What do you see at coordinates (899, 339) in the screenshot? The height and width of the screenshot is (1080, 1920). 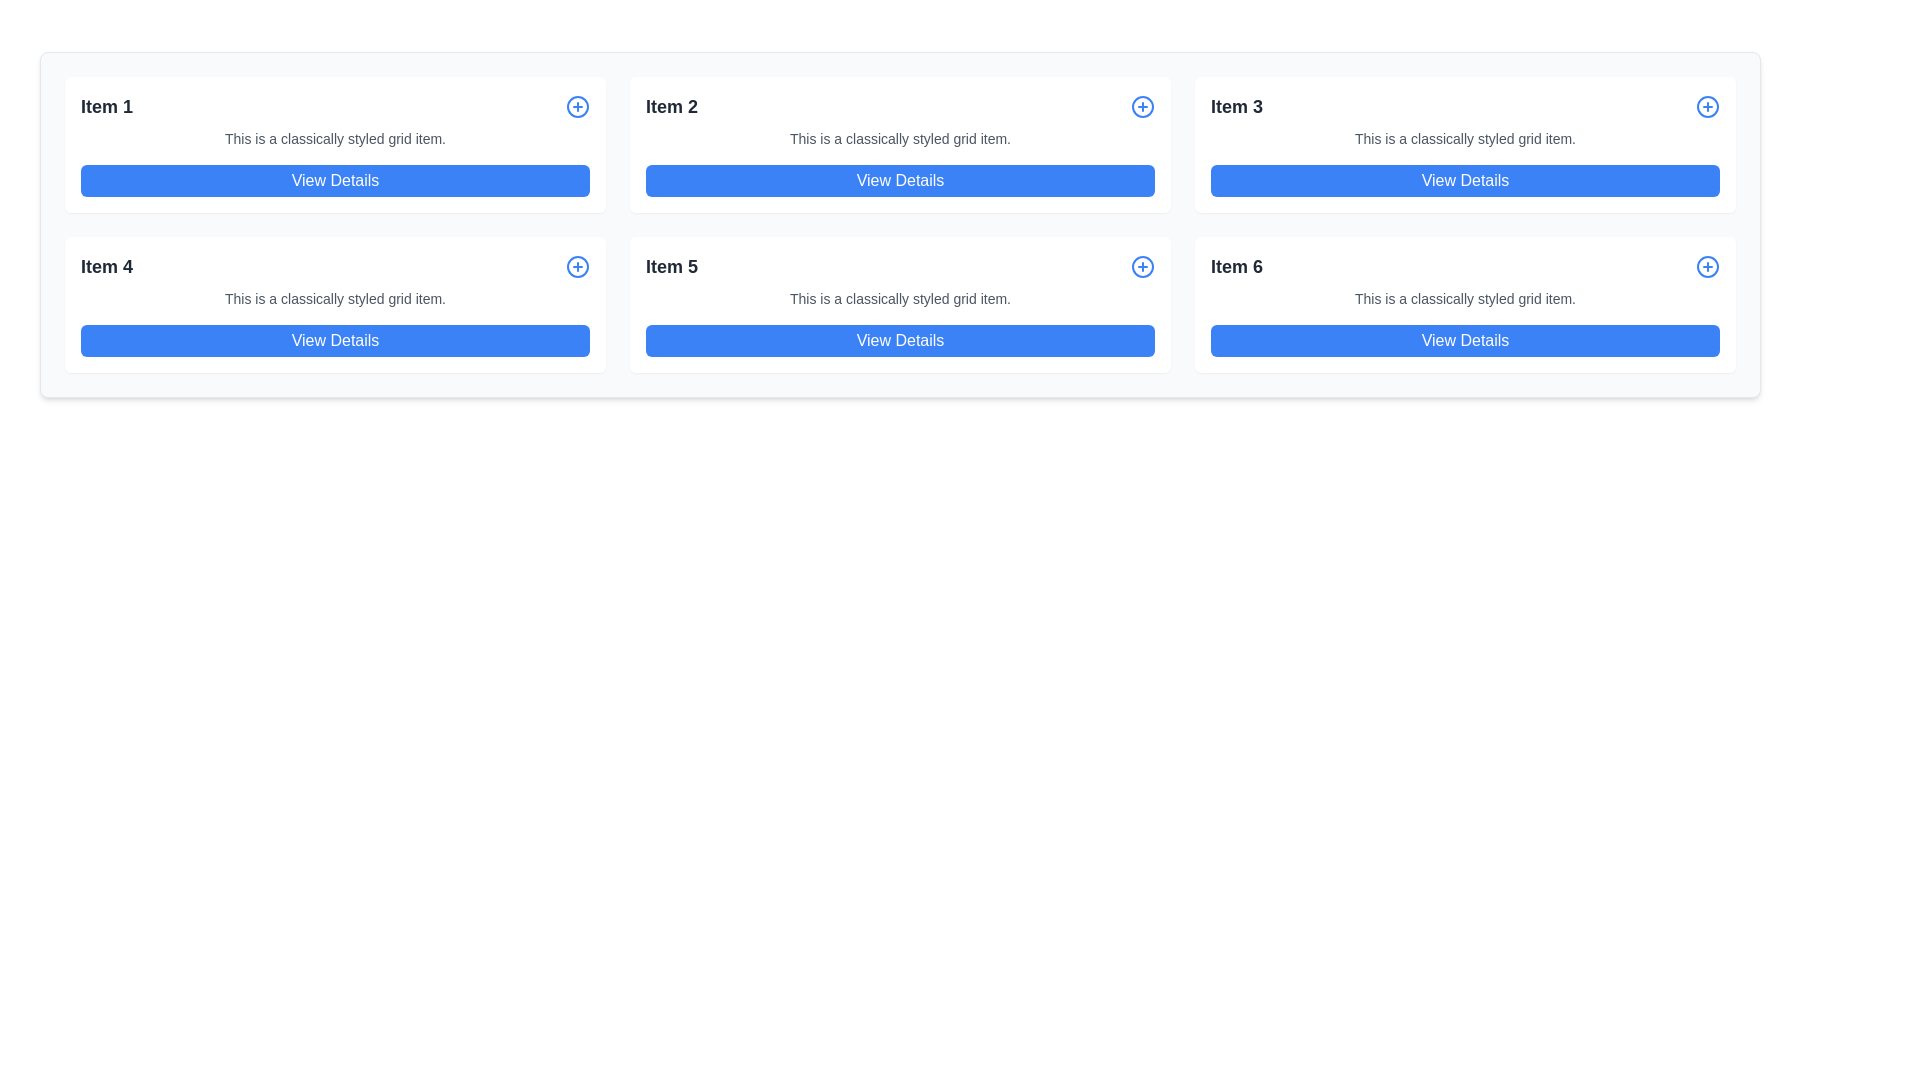 I see `the button associated with item 5, located in the middle column of the second row, to change its color` at bounding box center [899, 339].